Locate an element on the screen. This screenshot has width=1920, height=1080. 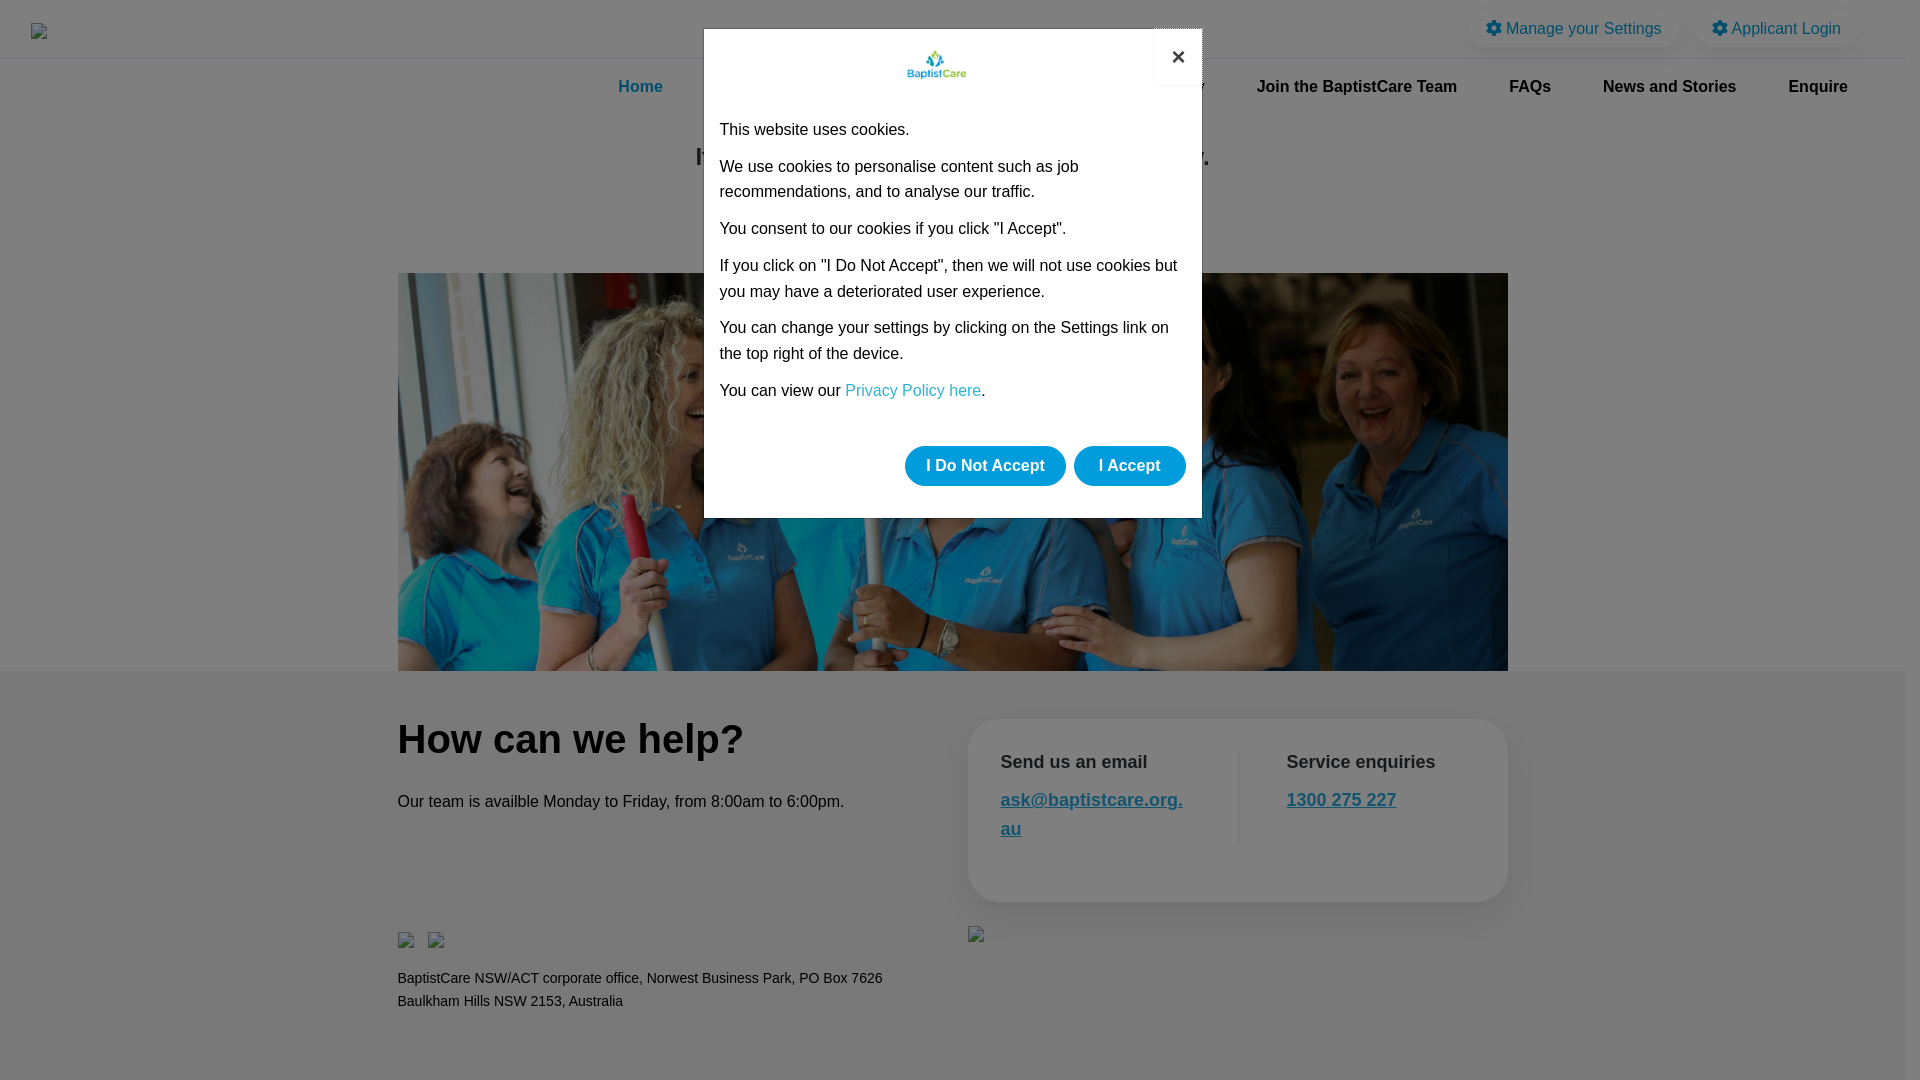
'I Accept' is located at coordinates (1073, 466).